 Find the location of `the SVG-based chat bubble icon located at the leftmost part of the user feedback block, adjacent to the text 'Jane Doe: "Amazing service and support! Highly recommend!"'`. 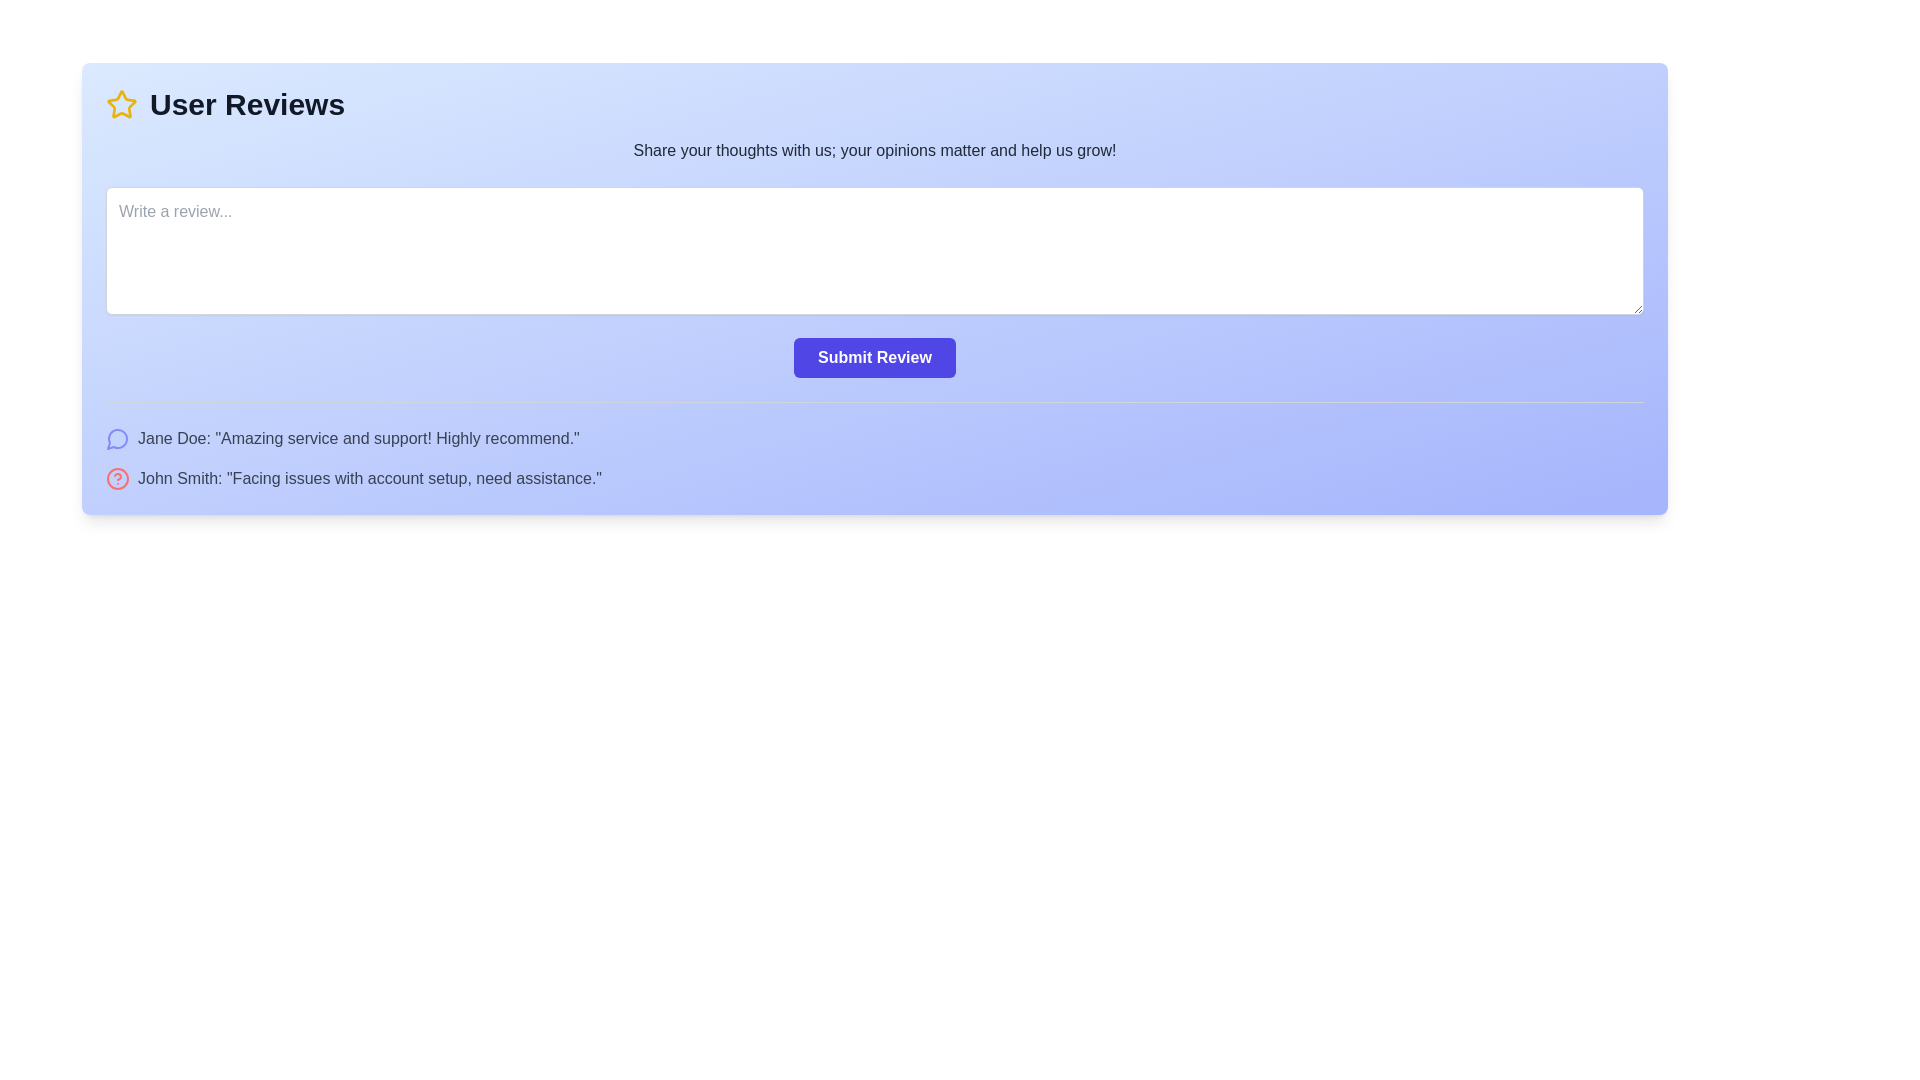

the SVG-based chat bubble icon located at the leftmost part of the user feedback block, adjacent to the text 'Jane Doe: "Amazing service and support! Highly recommend!"' is located at coordinates (117, 438).